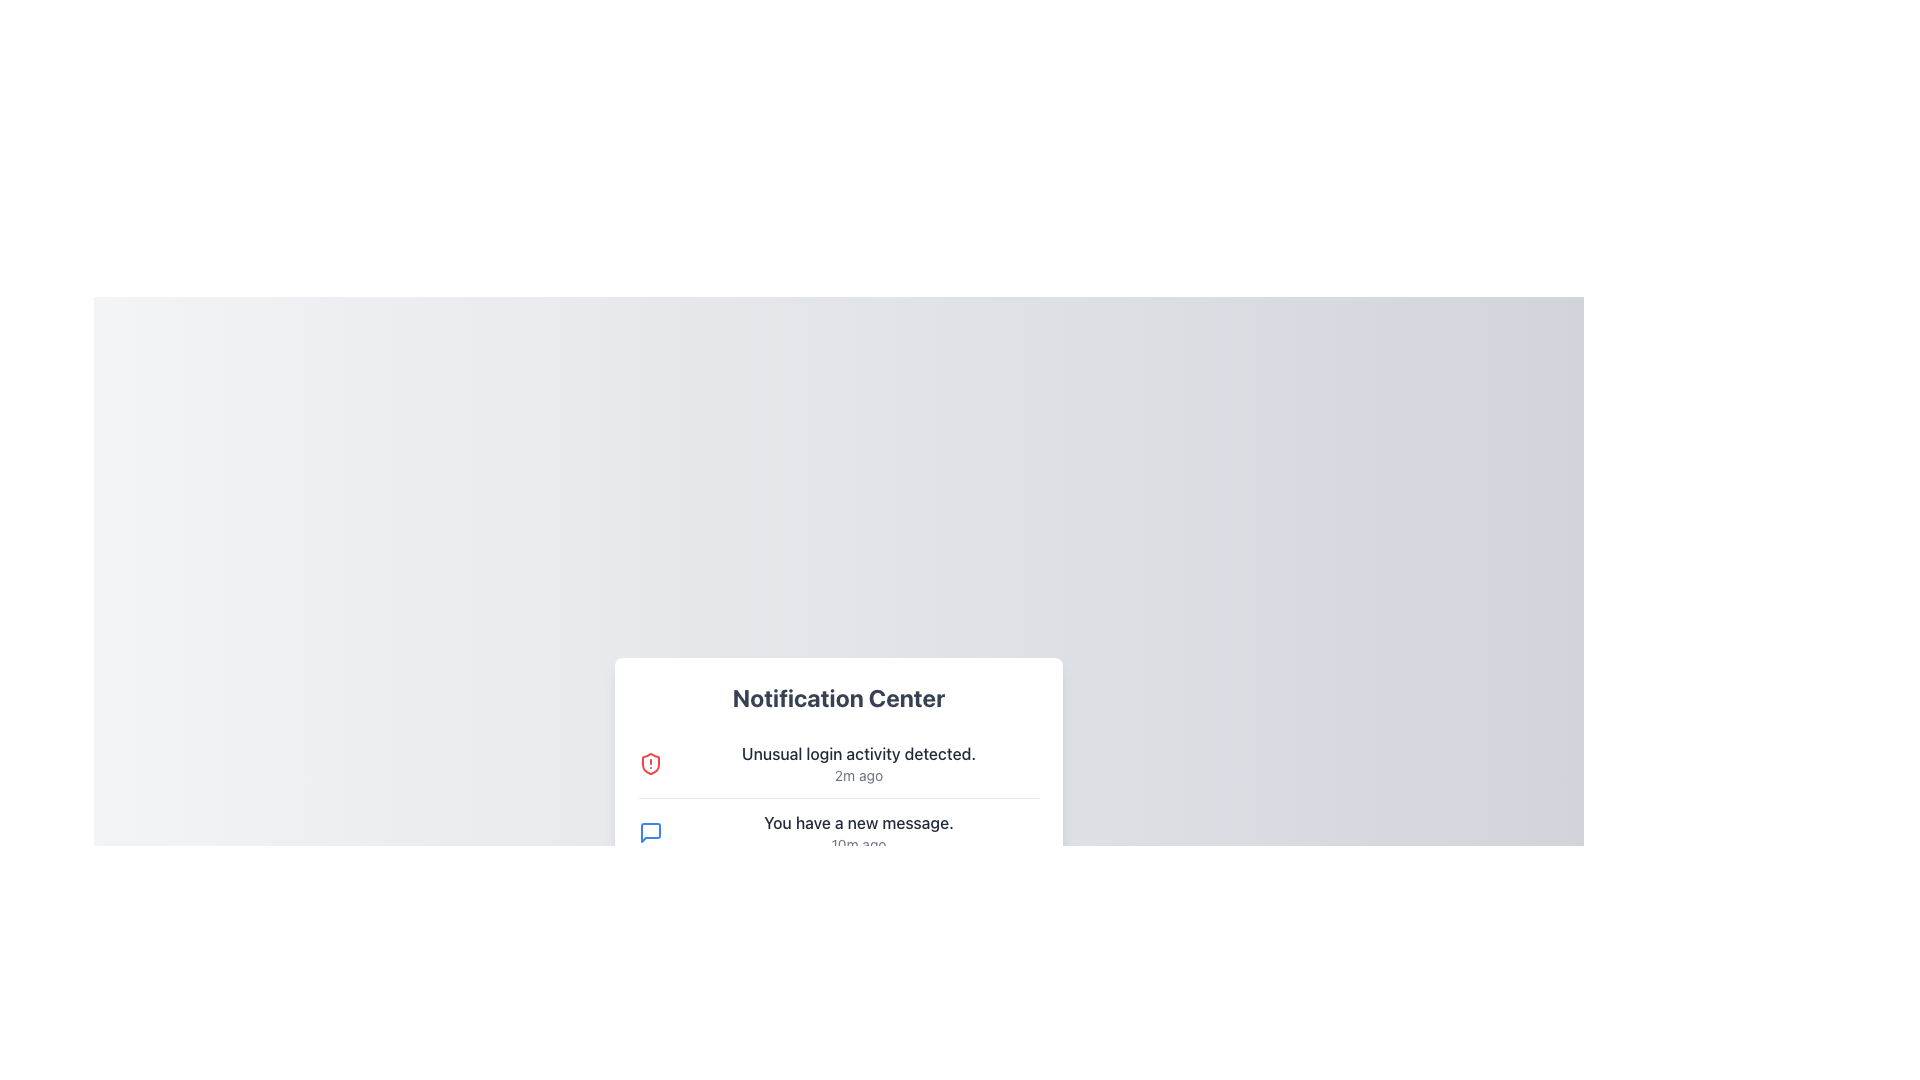 The width and height of the screenshot is (1920, 1080). Describe the element at coordinates (859, 833) in the screenshot. I see `the text block notification entry that displays 'You have a new message.' and the timestamp '10m ago'` at that location.